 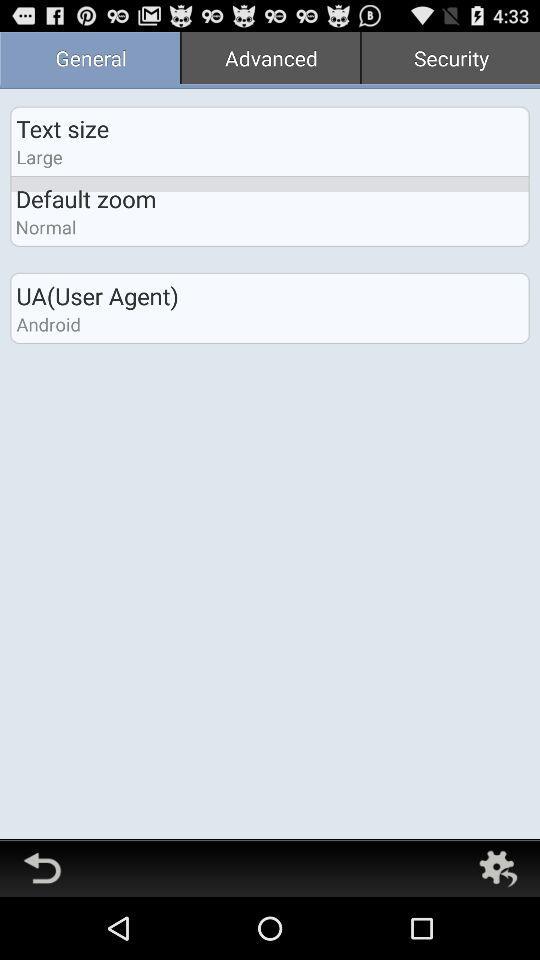 I want to click on application settings, so click(x=496, y=867).